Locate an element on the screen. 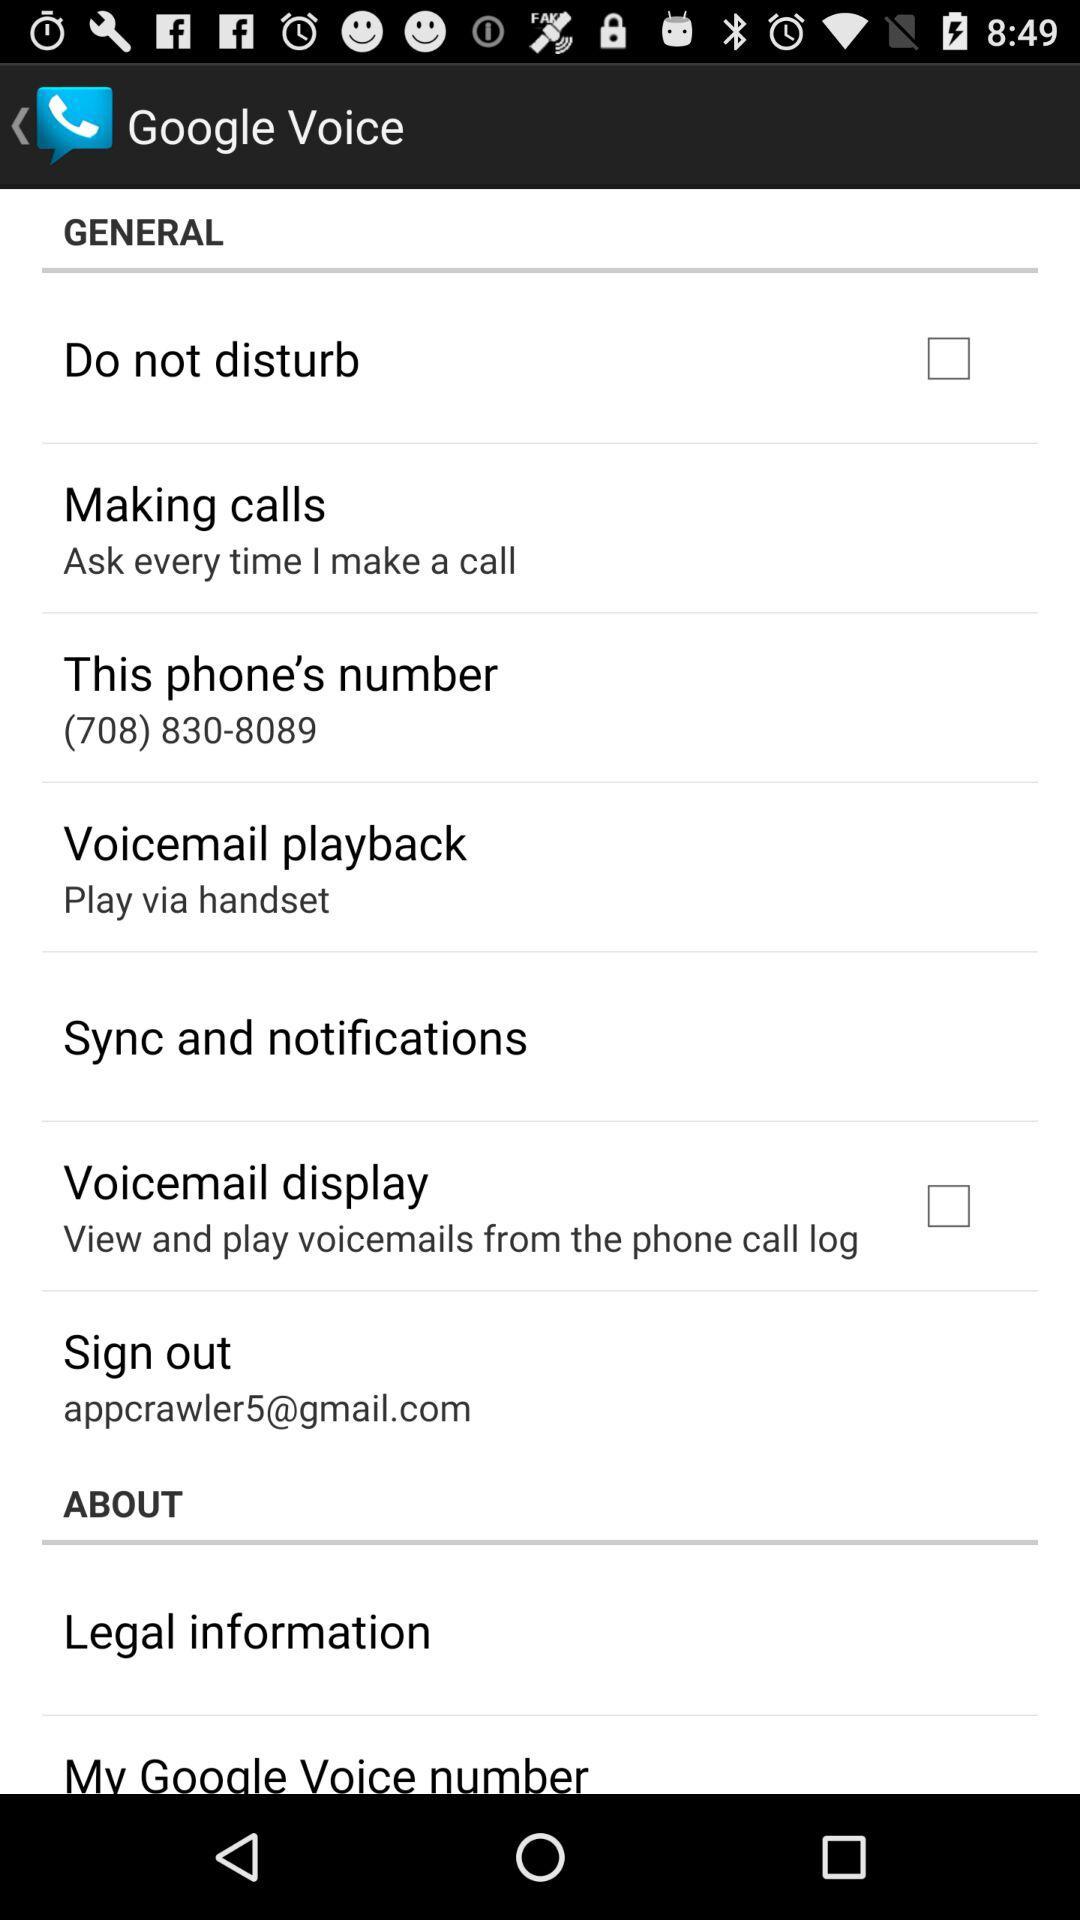 The width and height of the screenshot is (1080, 1920). item above the this phone s item is located at coordinates (289, 559).